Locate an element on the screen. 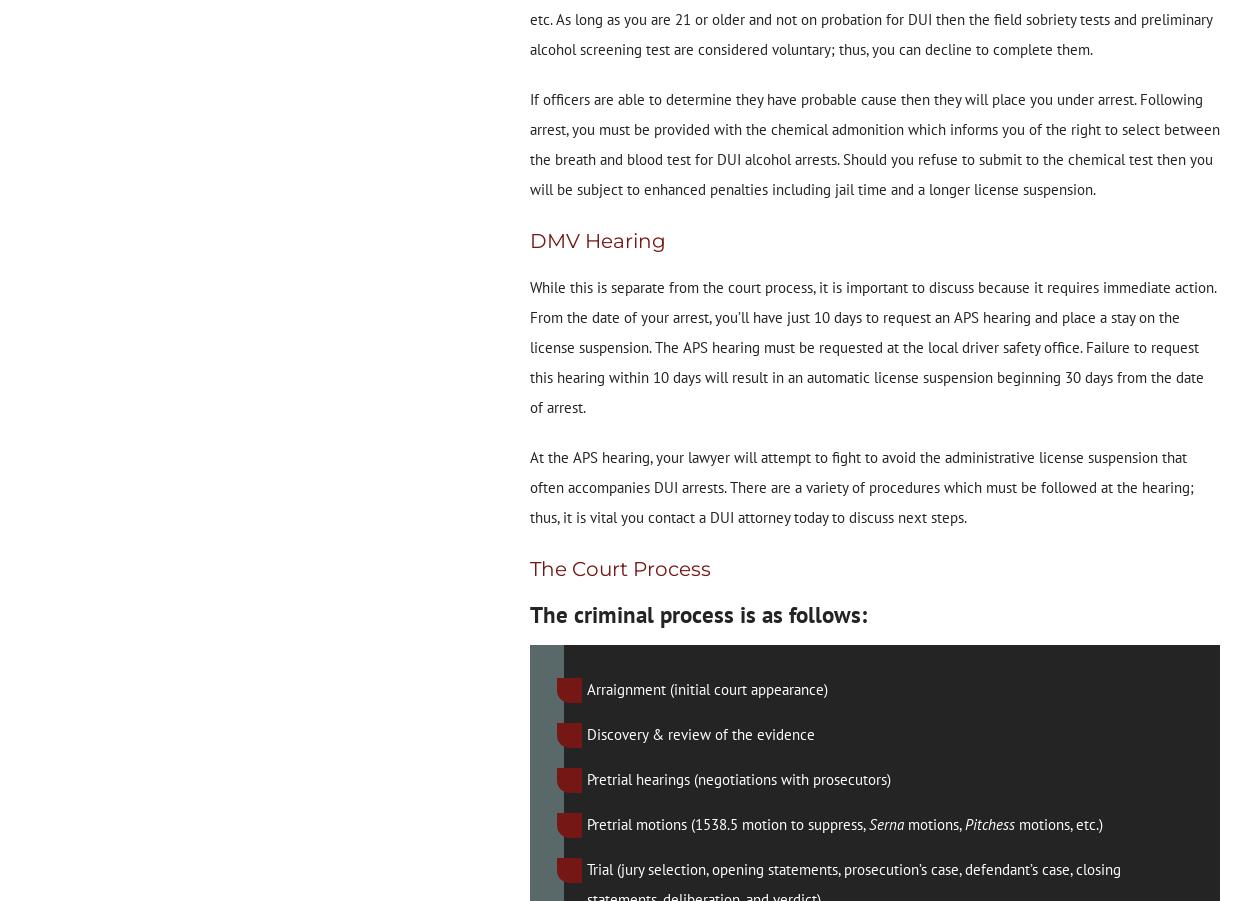 The width and height of the screenshot is (1250, 901). 'If officers are able to determine they have probable cause then they will place you under arrest. Following arrest, you must be provided with the chemical admonition which informs you of the right to select between the breath and blood test for DUI alcohol arrests. Should you refuse to submit to the chemical test then you will be subject to enhanced penalties including jail time and a longer license suspension.' is located at coordinates (873, 144).